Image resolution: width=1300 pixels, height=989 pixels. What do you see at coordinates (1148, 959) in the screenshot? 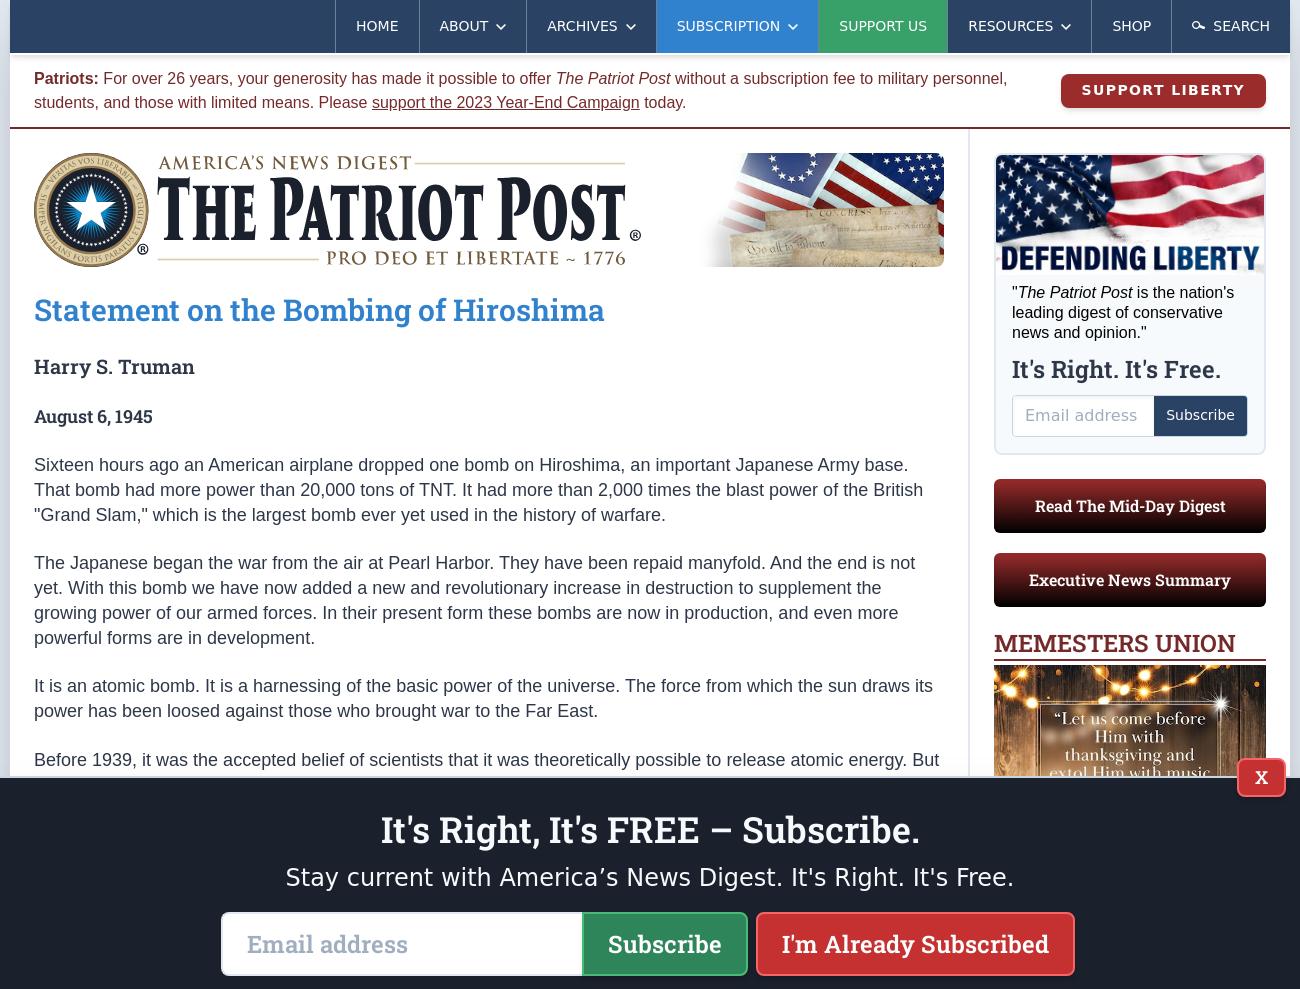
I see `'More Memes >'` at bounding box center [1148, 959].